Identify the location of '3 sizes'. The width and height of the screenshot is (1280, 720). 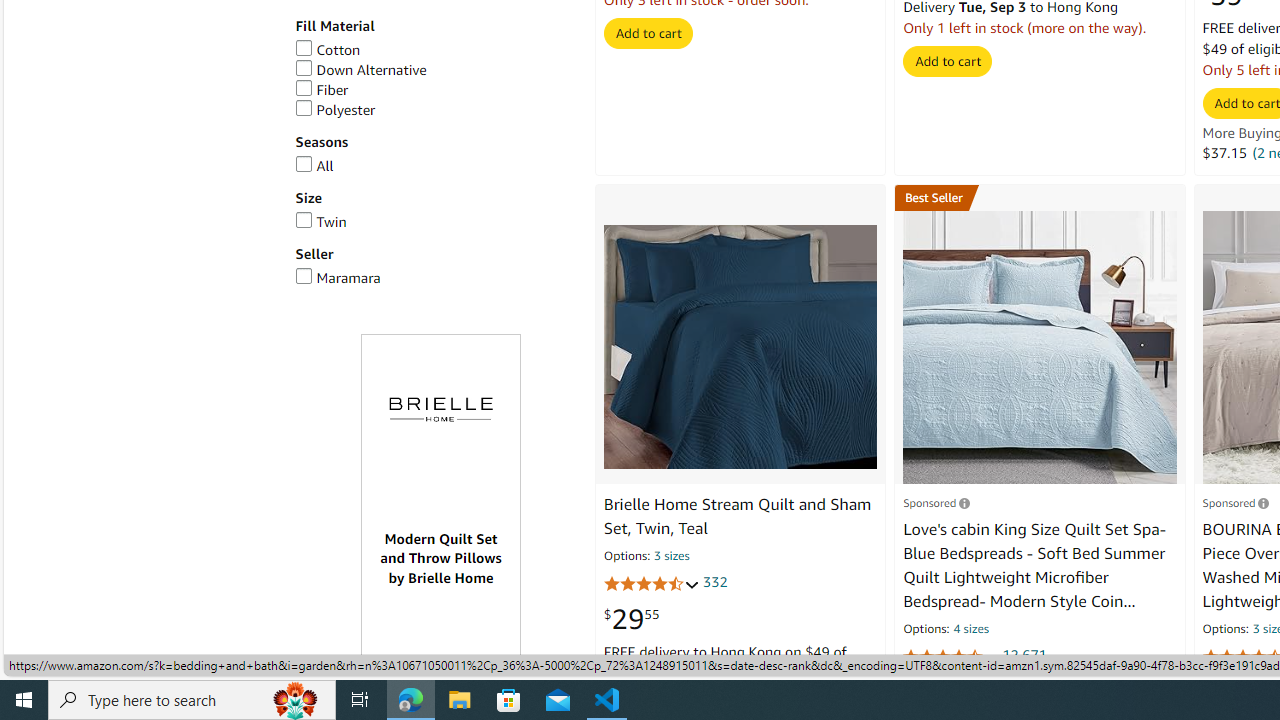
(672, 557).